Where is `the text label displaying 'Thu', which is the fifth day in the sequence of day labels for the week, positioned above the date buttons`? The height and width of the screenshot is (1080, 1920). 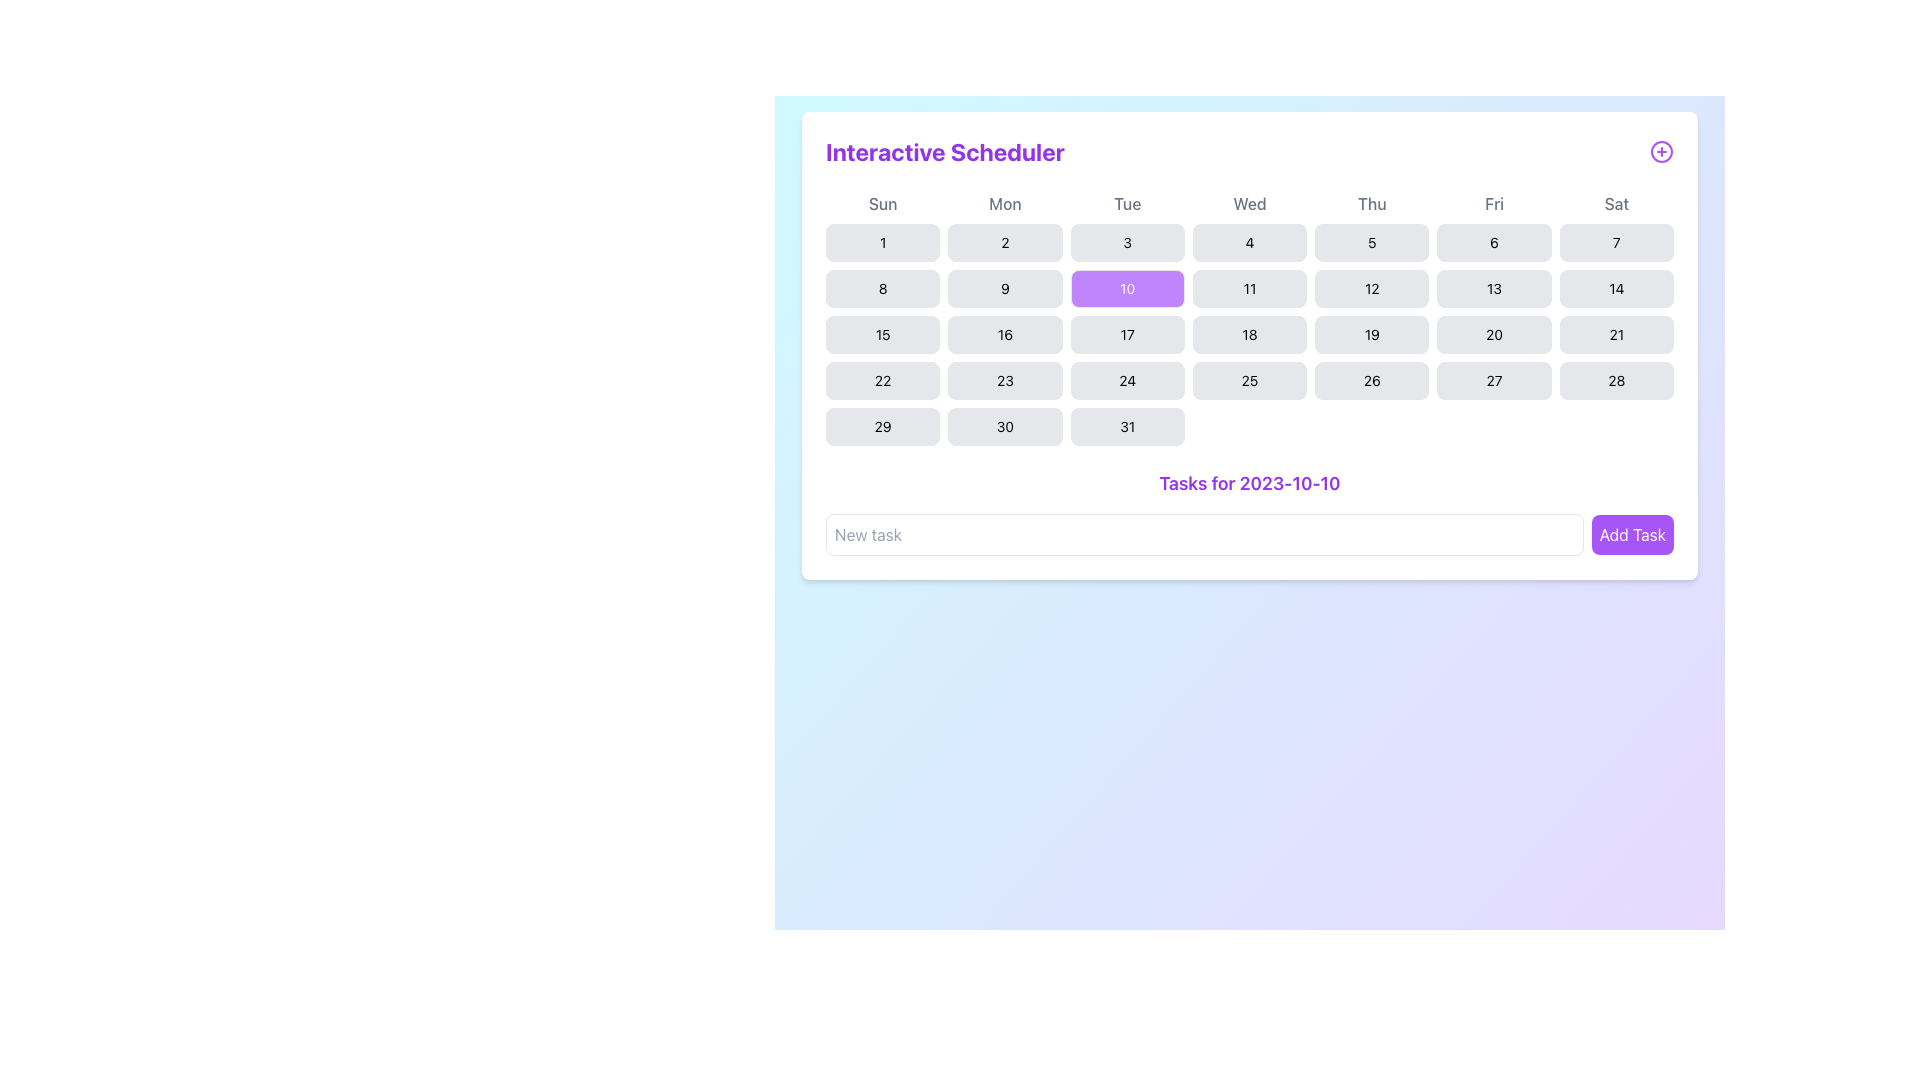 the text label displaying 'Thu', which is the fifth day in the sequence of day labels for the week, positioned above the date buttons is located at coordinates (1371, 204).